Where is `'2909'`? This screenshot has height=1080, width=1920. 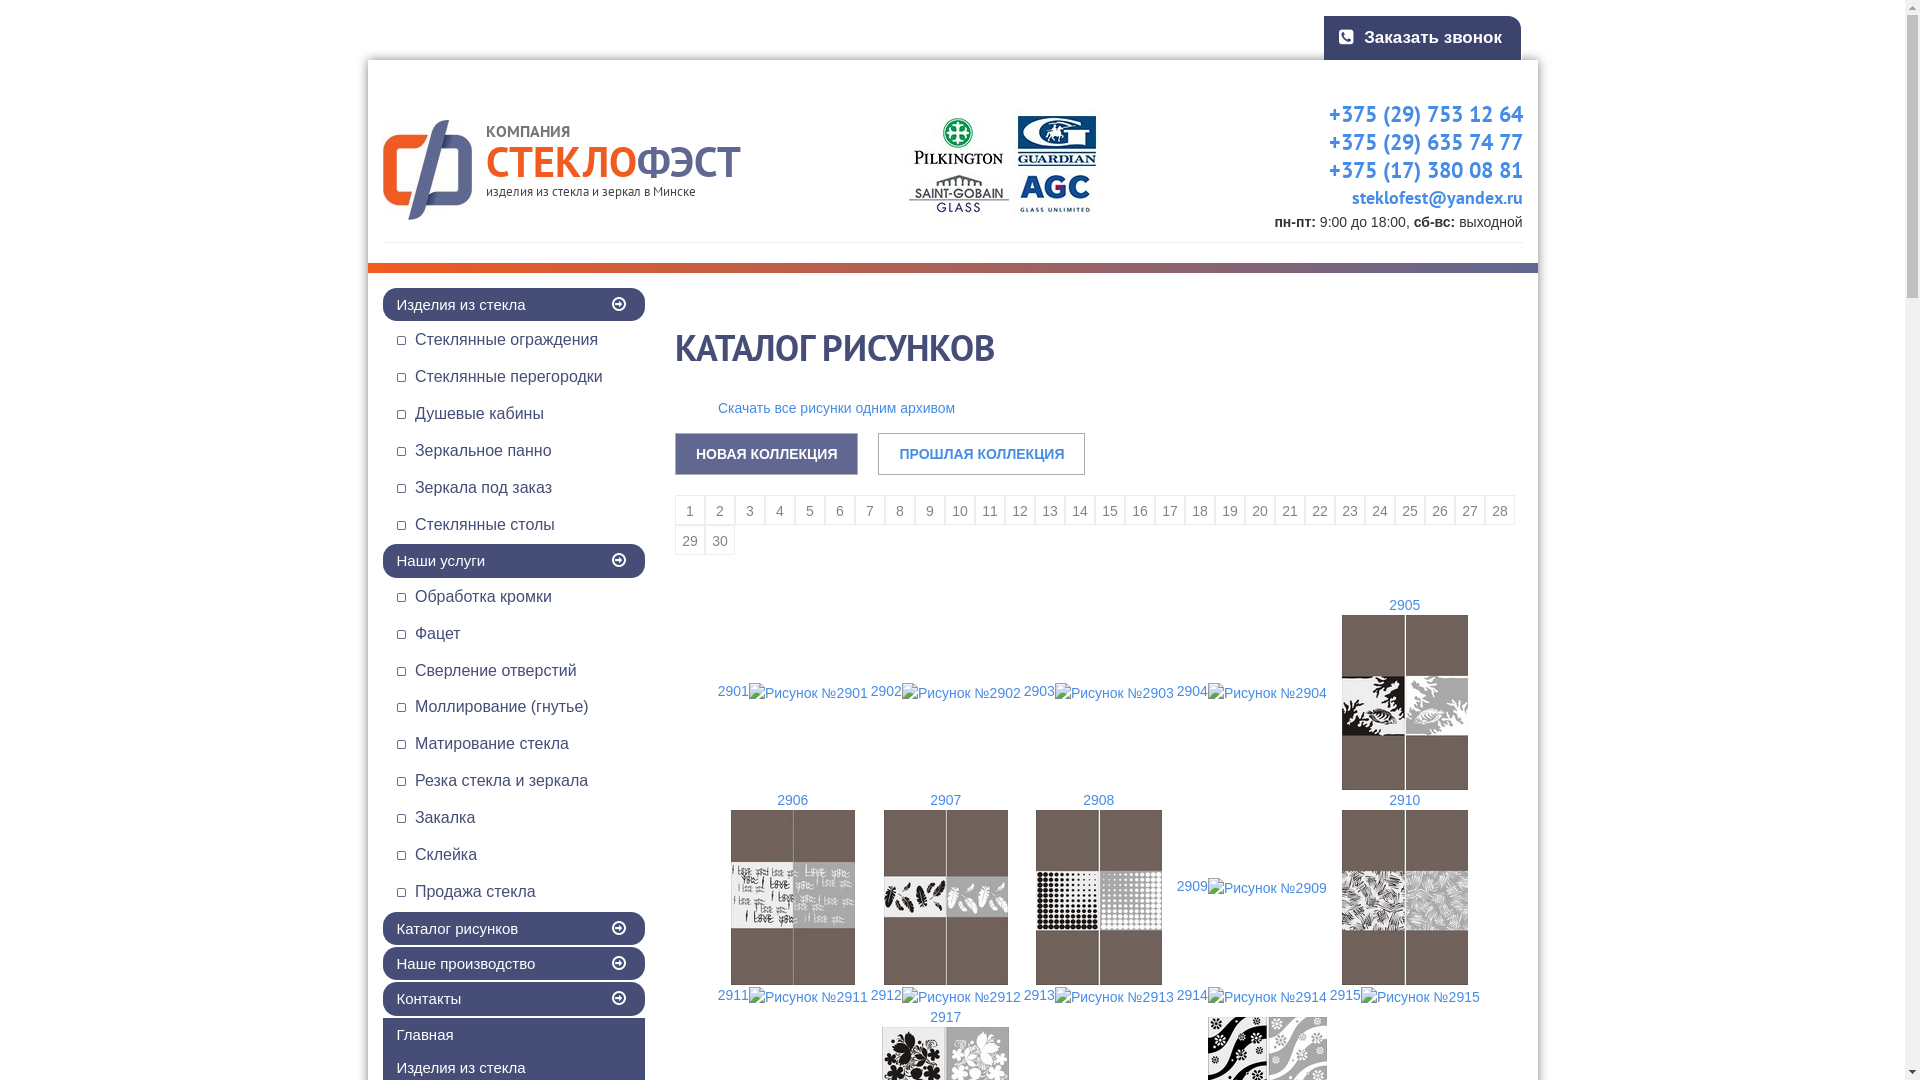 '2909' is located at coordinates (1250, 885).